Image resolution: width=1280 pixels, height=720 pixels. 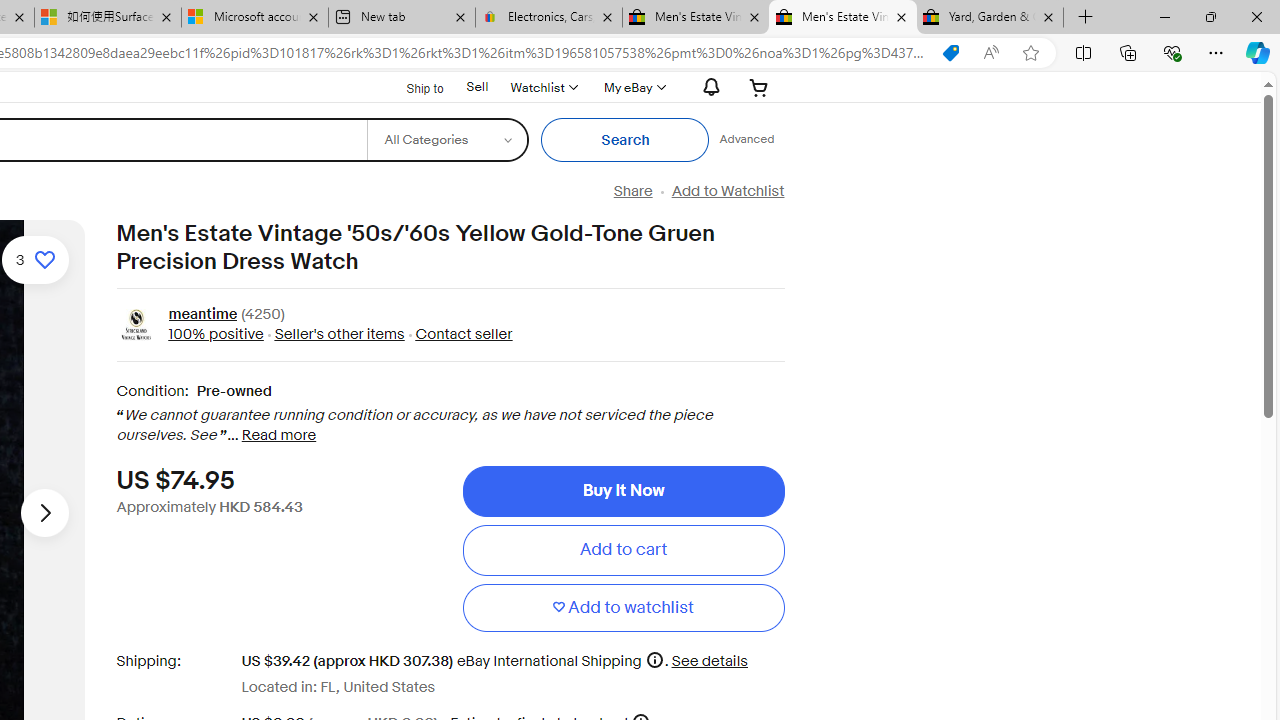 I want to click on 'Yard, Garden & Outdoor Living', so click(x=990, y=17).